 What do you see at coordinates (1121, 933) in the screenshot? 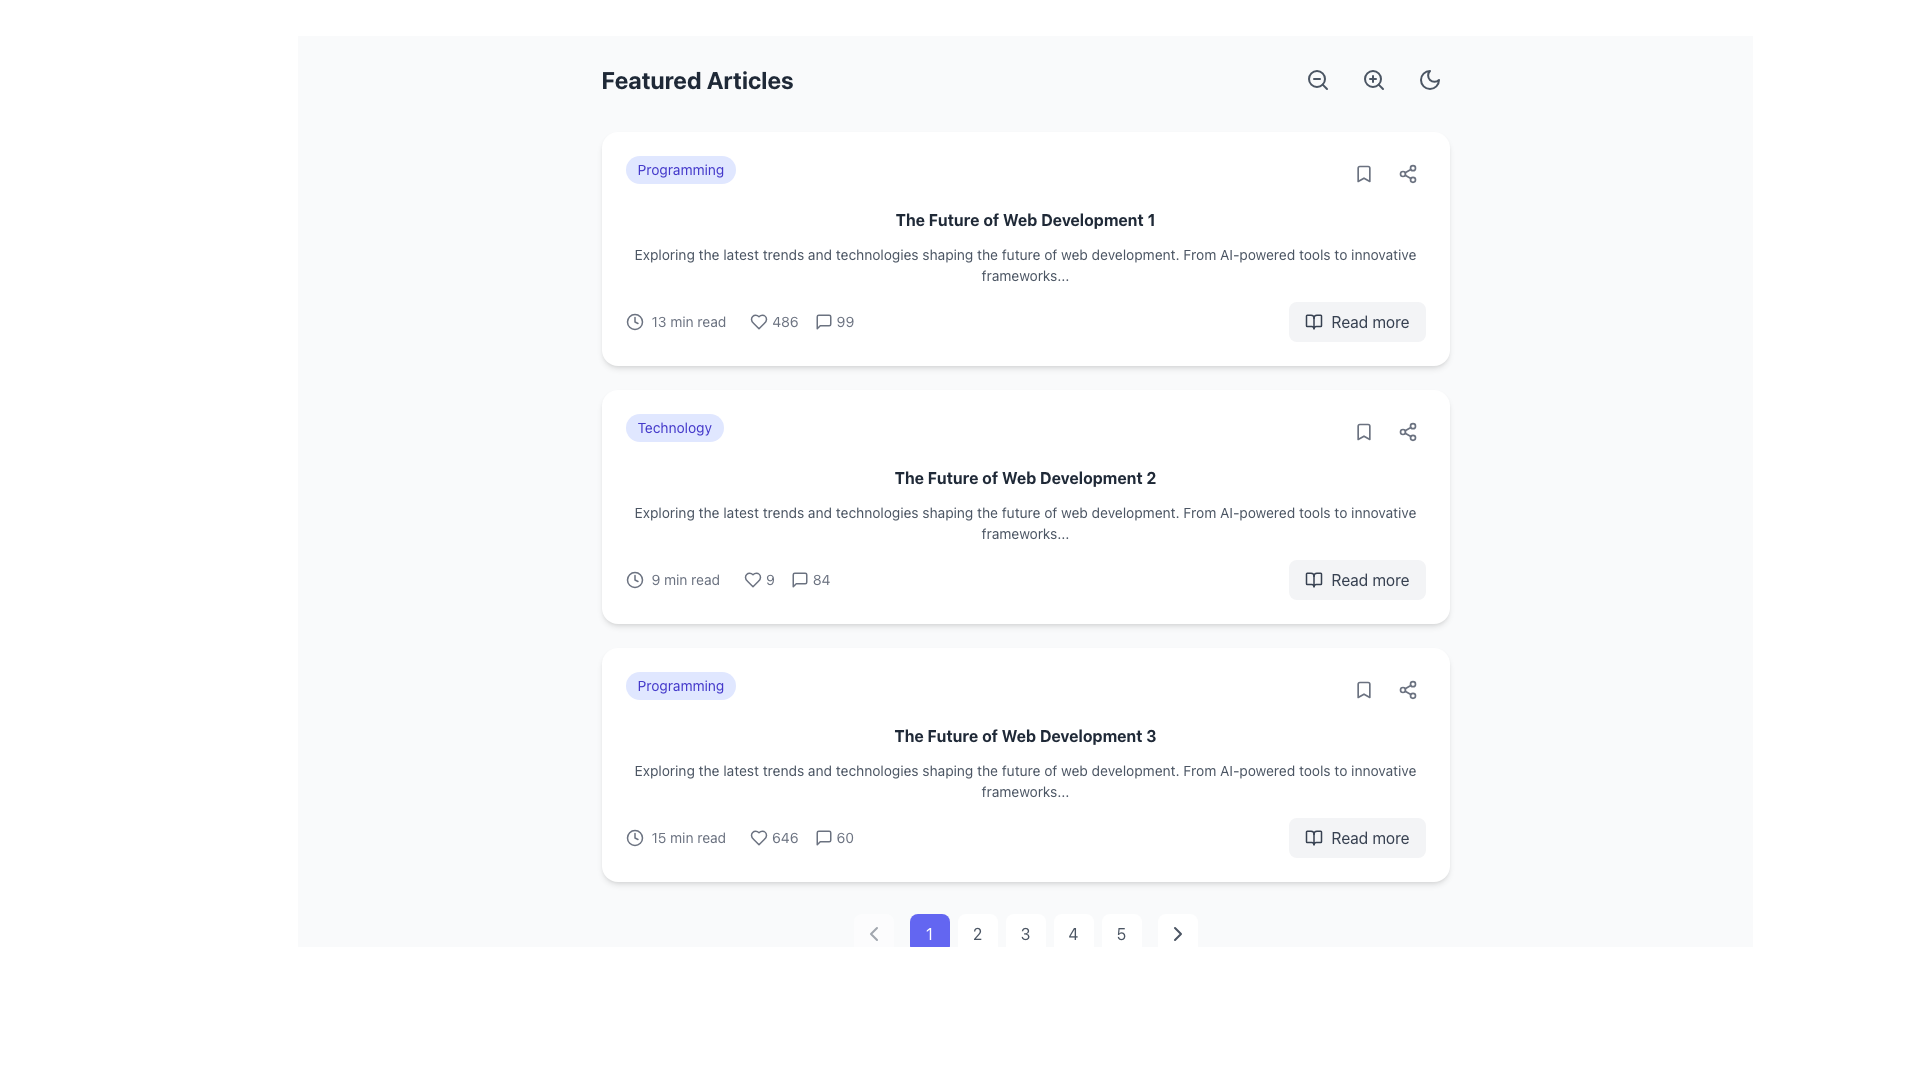
I see `the fifth pagination button located at the bottom center of the interface` at bounding box center [1121, 933].